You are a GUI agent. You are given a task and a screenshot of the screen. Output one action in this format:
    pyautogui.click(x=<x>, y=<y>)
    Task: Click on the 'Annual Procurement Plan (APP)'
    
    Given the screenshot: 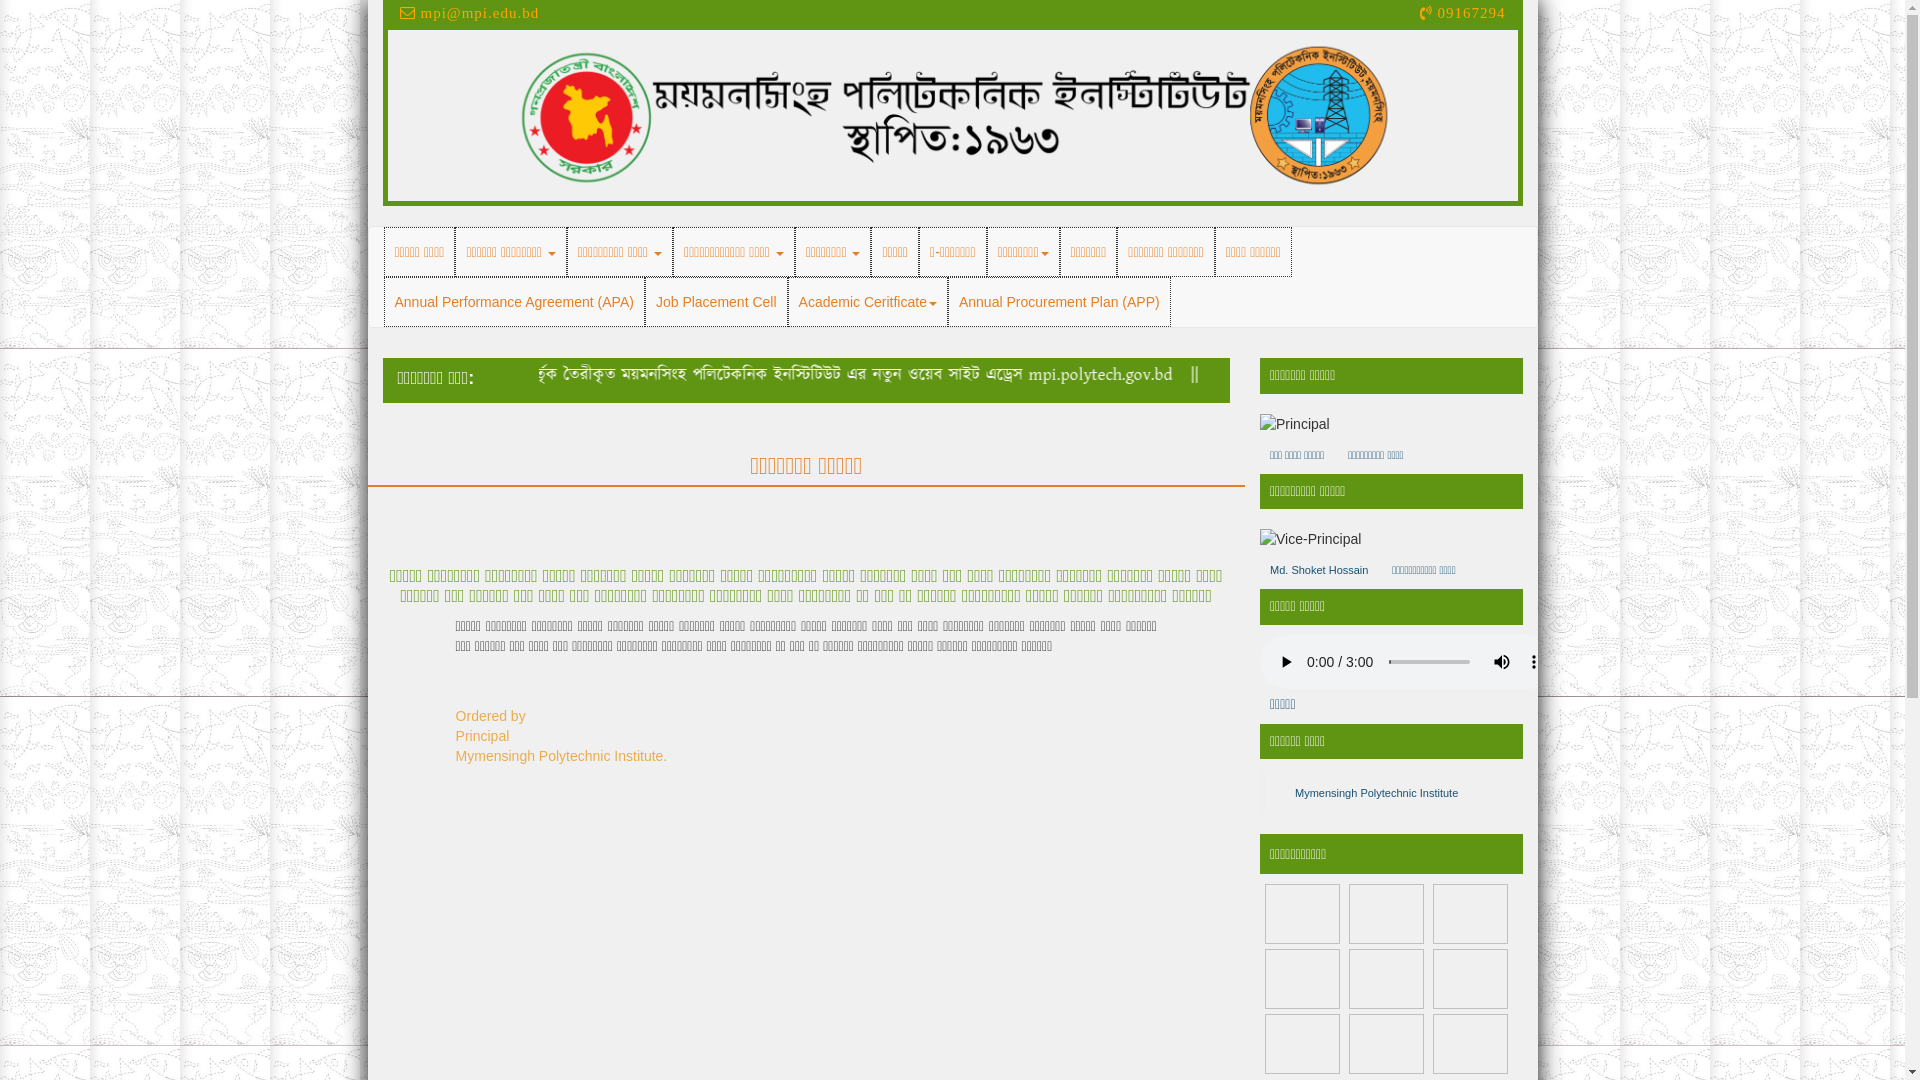 What is the action you would take?
    pyautogui.click(x=1058, y=301)
    